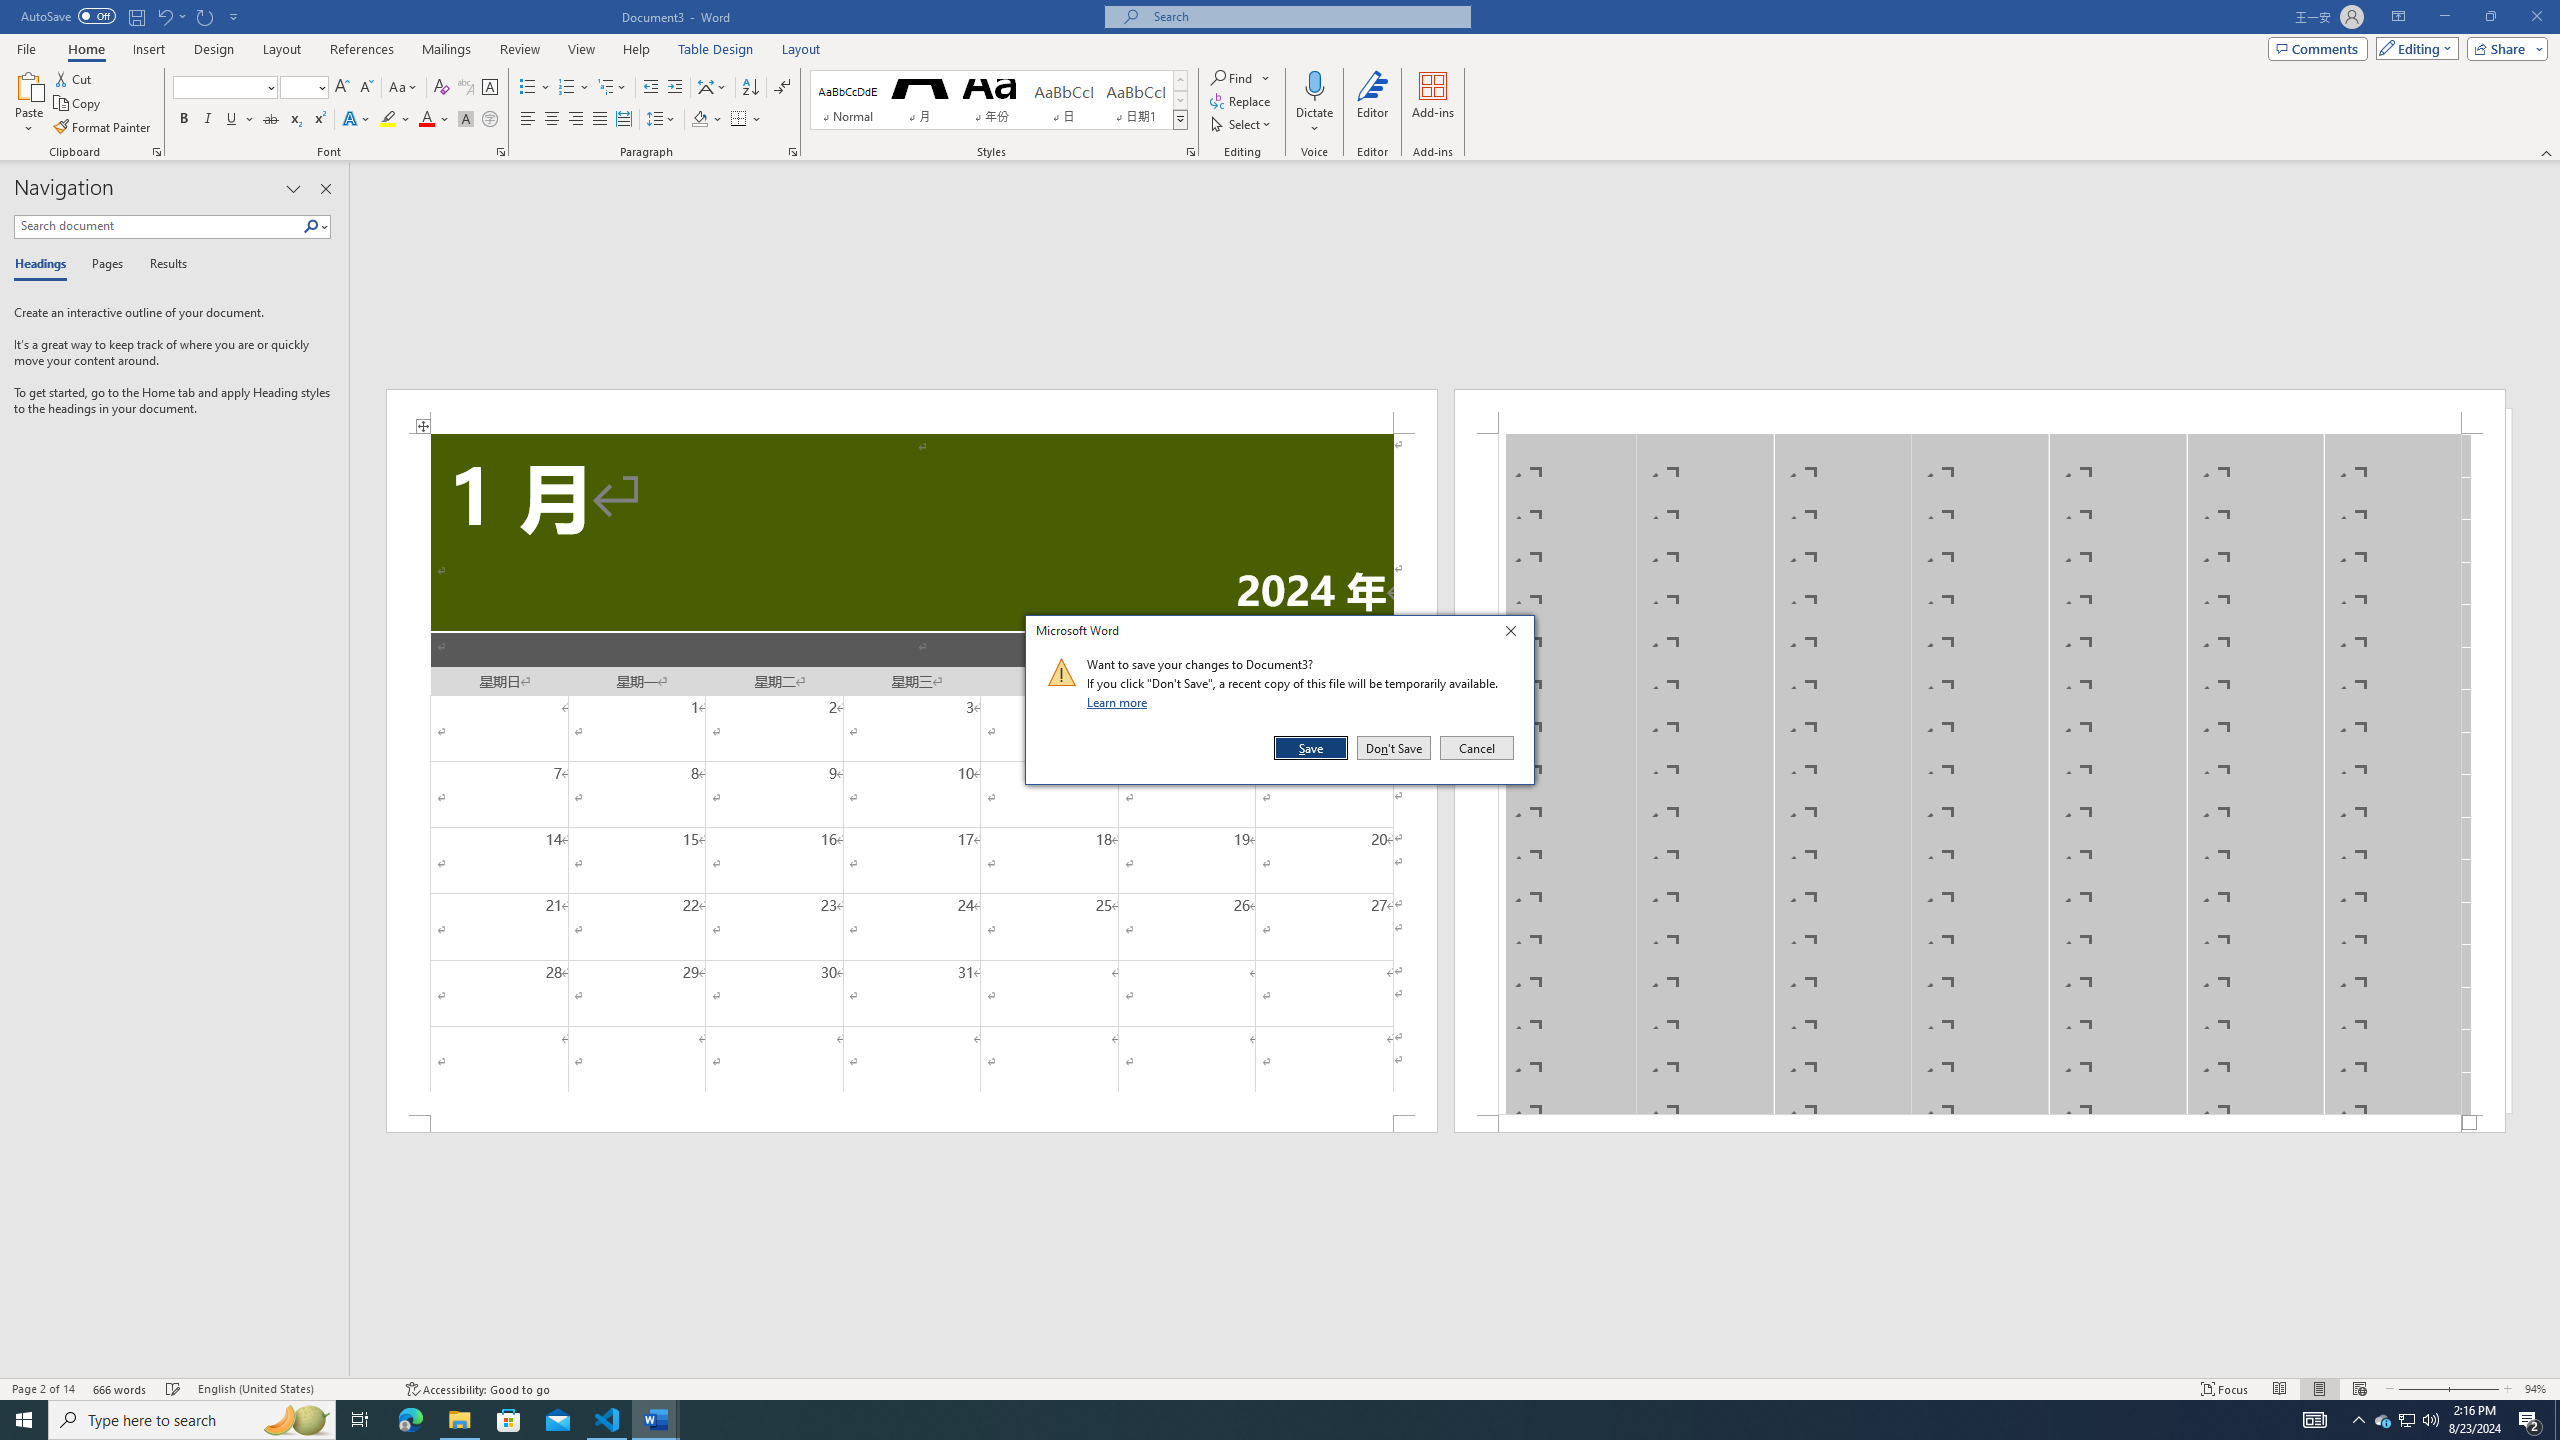 The width and height of the screenshot is (2560, 1440). Describe the element at coordinates (1393, 747) in the screenshot. I see `'Don'` at that location.